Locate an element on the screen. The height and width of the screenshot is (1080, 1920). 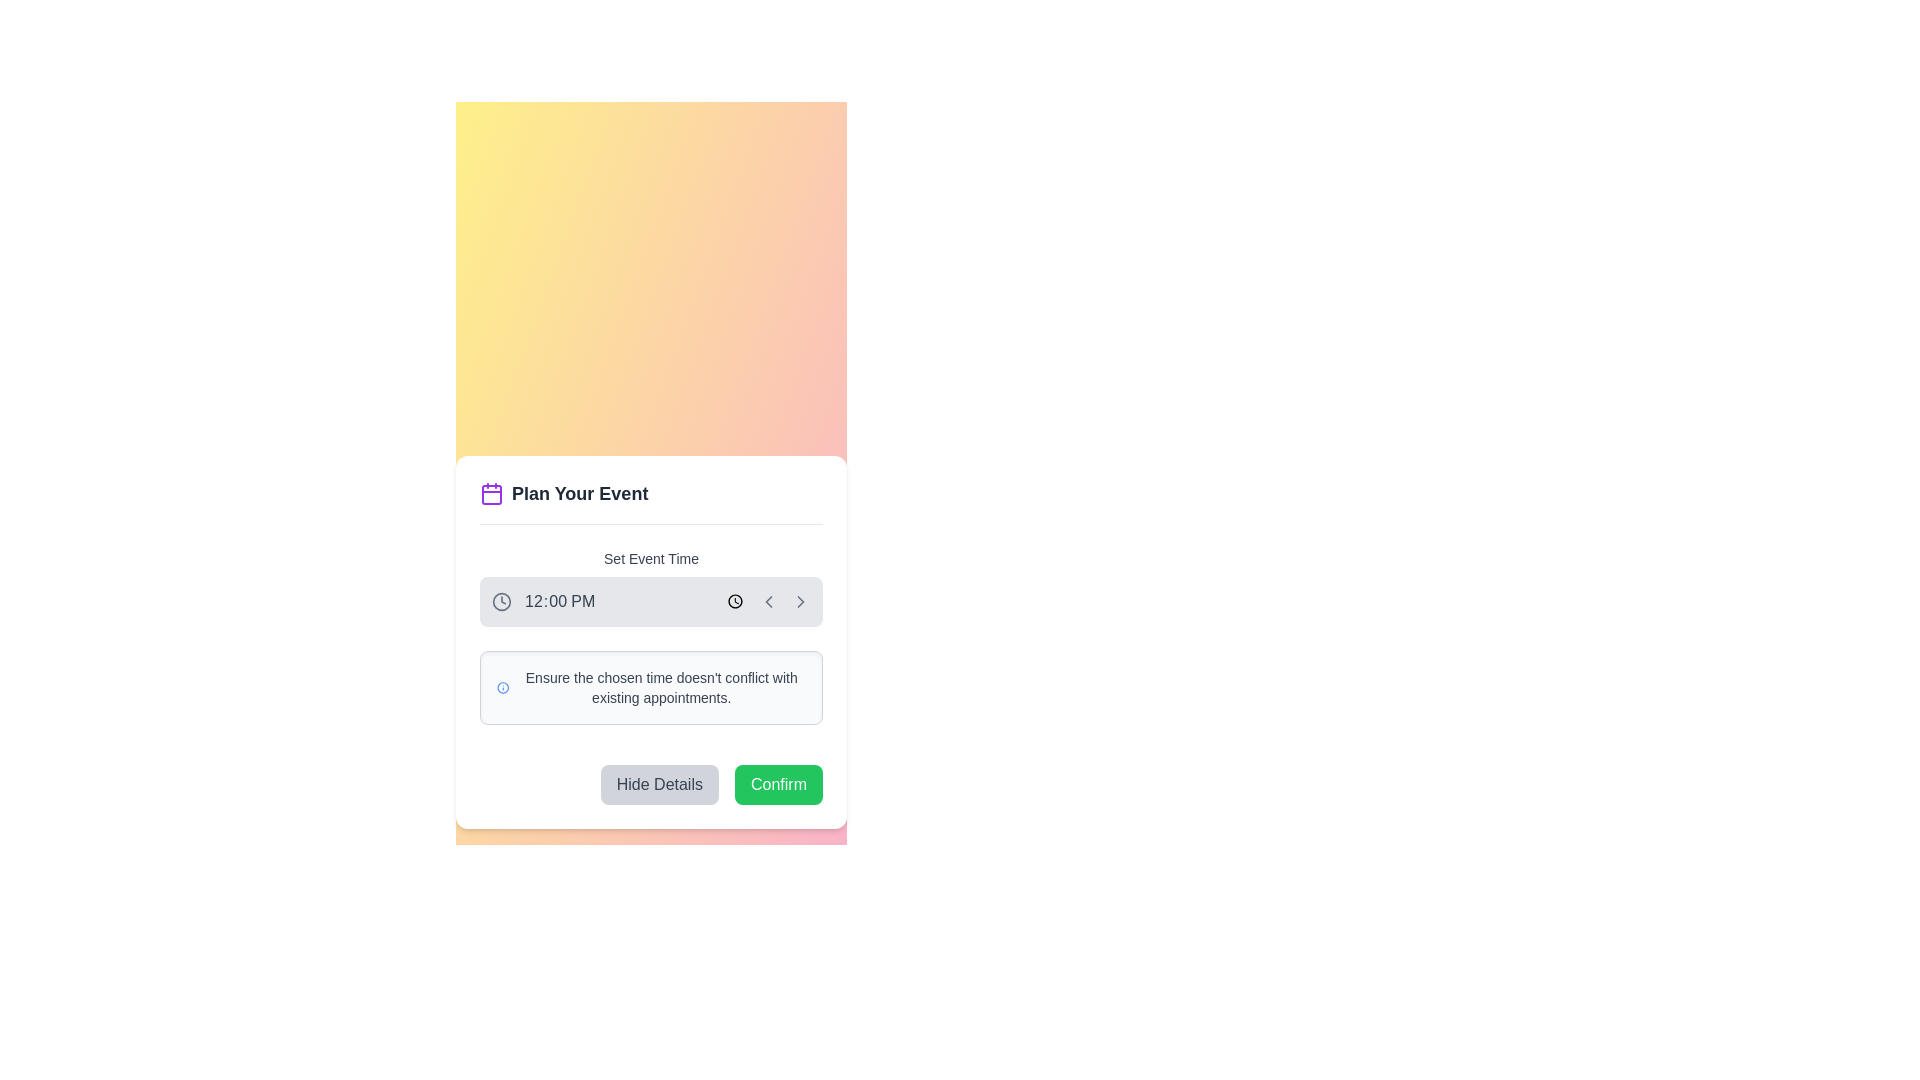
the decorative or status-indicating icon located within the informational alert message box beneath the 'Set Event Time' label, adjacent to the warning text is located at coordinates (503, 686).